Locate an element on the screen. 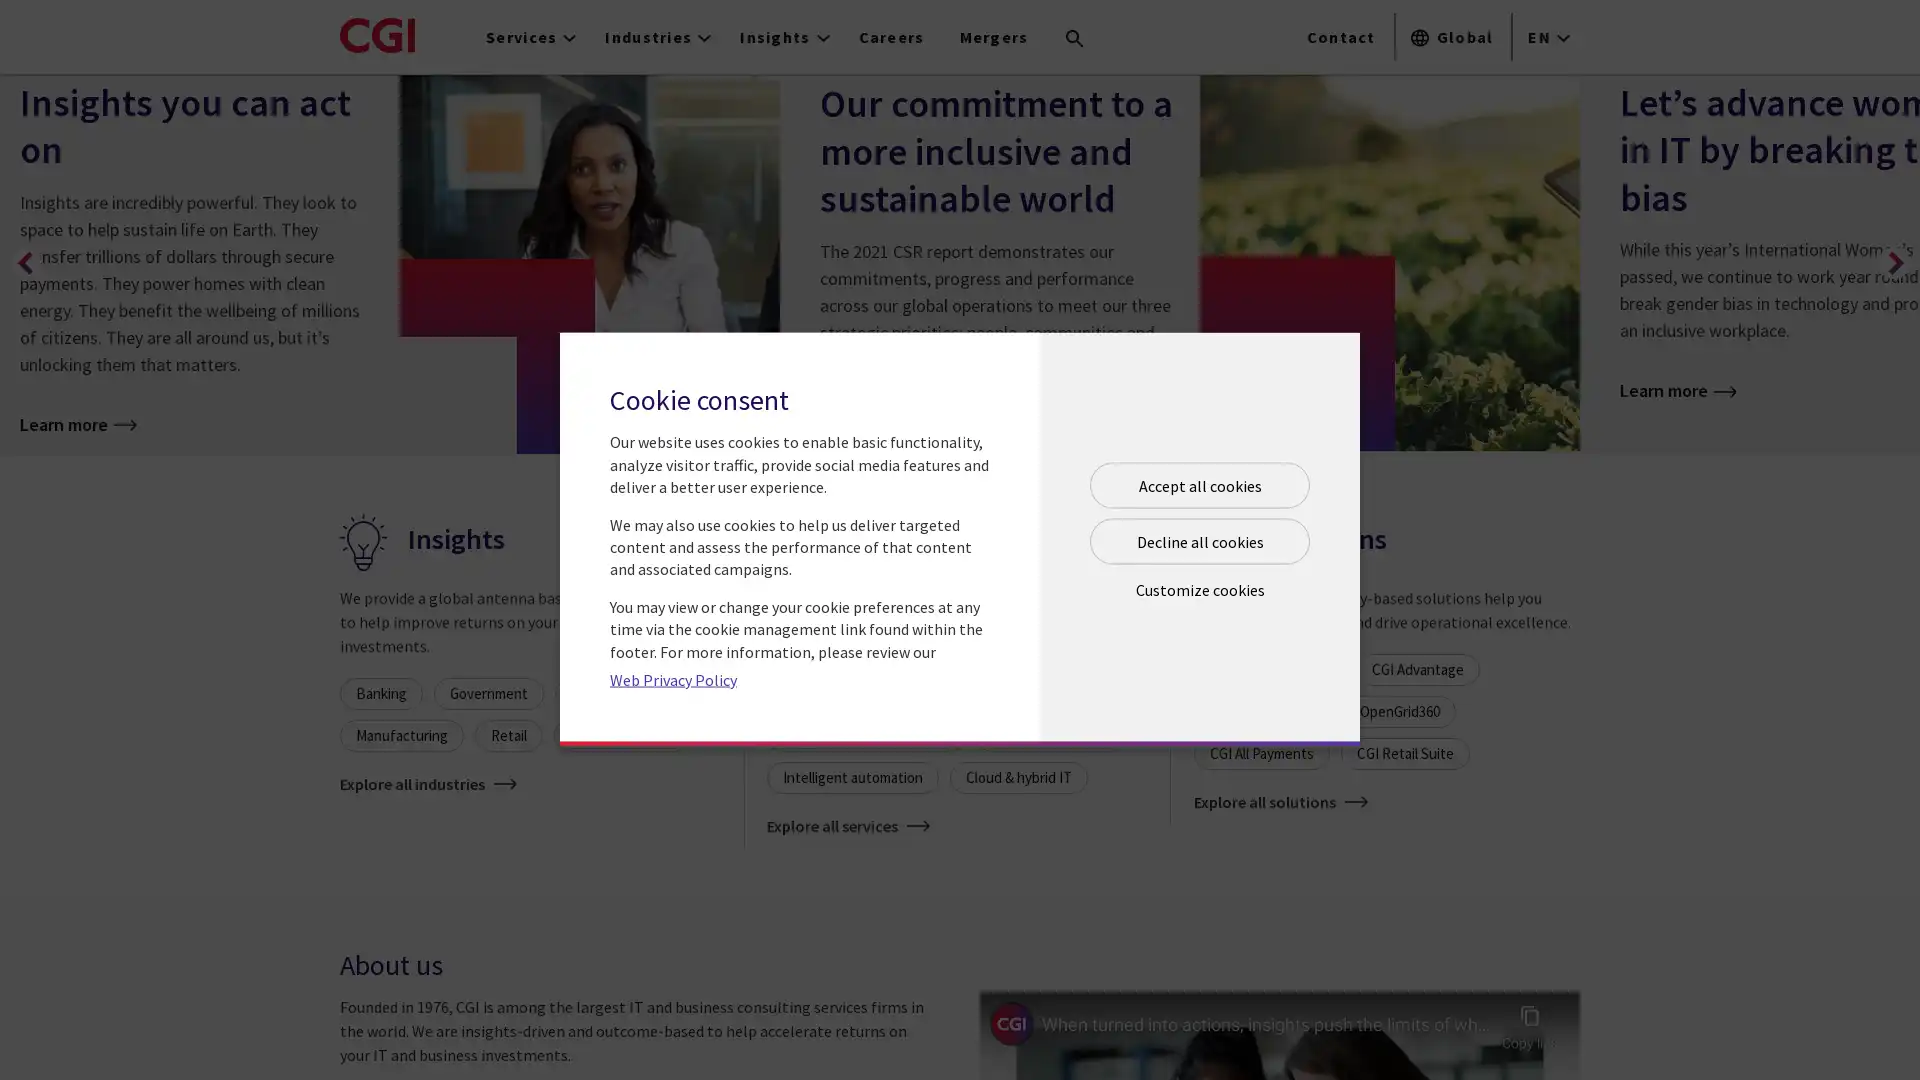 The width and height of the screenshot is (1920, 1080). Open customize cookie panel is located at coordinates (1200, 591).